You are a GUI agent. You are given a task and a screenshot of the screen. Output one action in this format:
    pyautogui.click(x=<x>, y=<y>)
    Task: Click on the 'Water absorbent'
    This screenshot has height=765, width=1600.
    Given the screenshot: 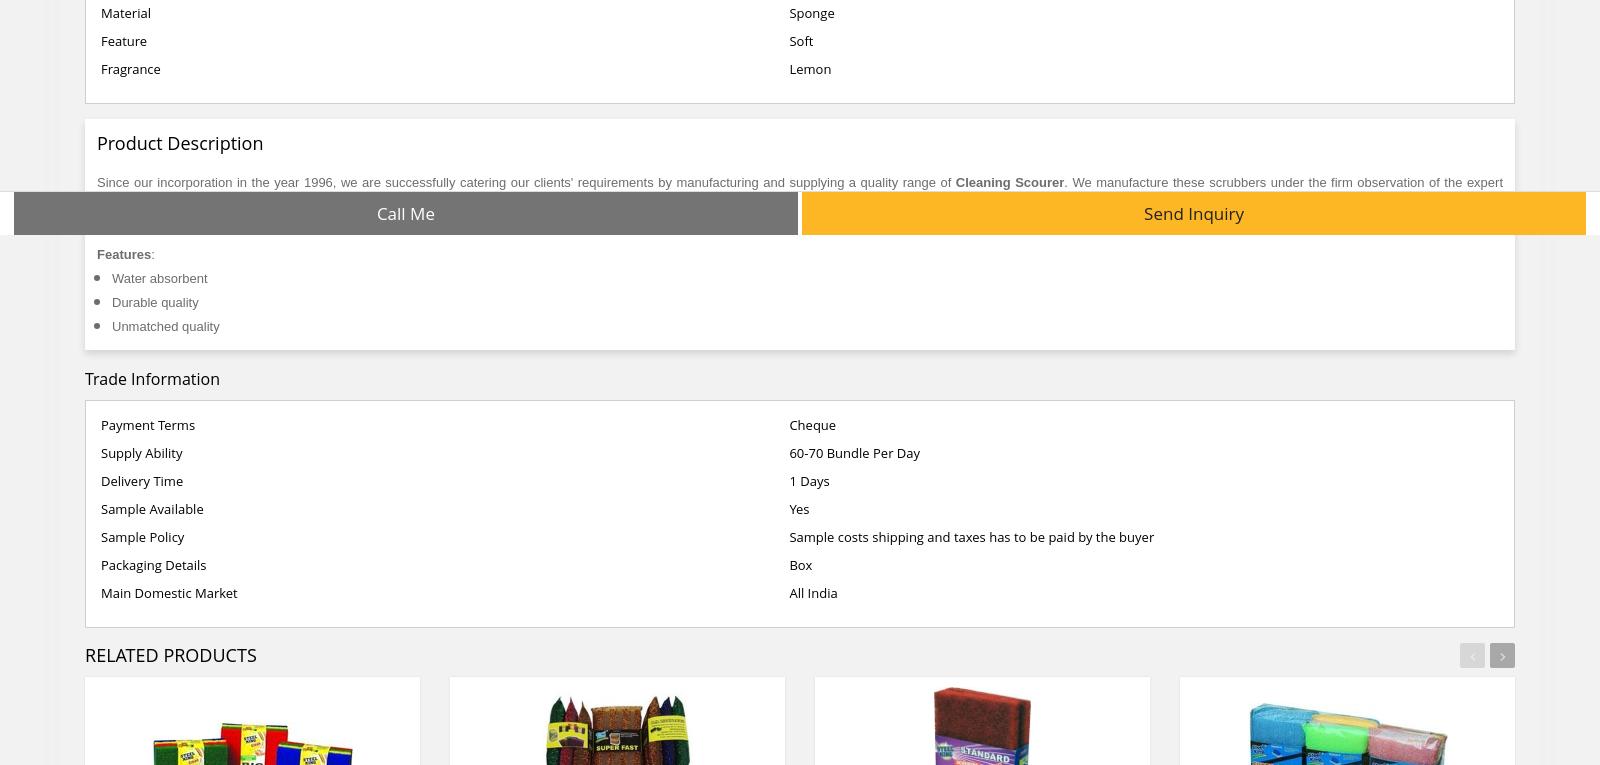 What is the action you would take?
    pyautogui.click(x=160, y=277)
    